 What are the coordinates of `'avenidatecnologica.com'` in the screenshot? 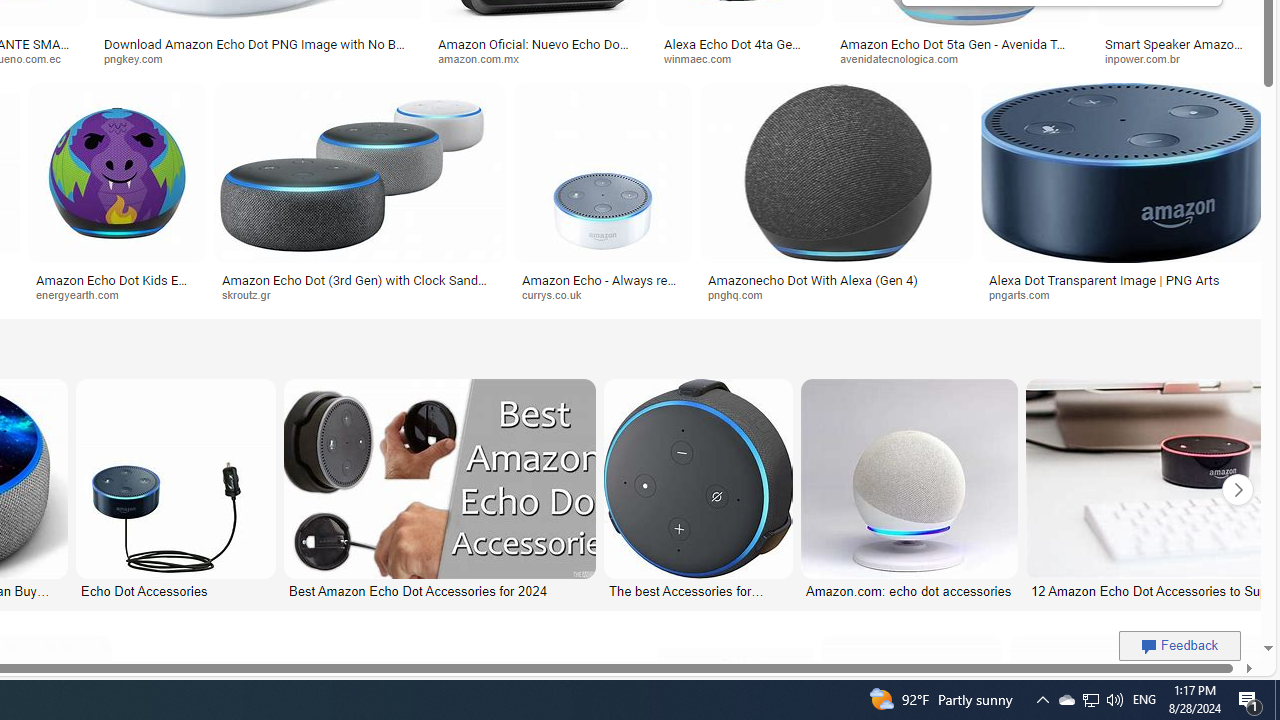 It's located at (960, 58).